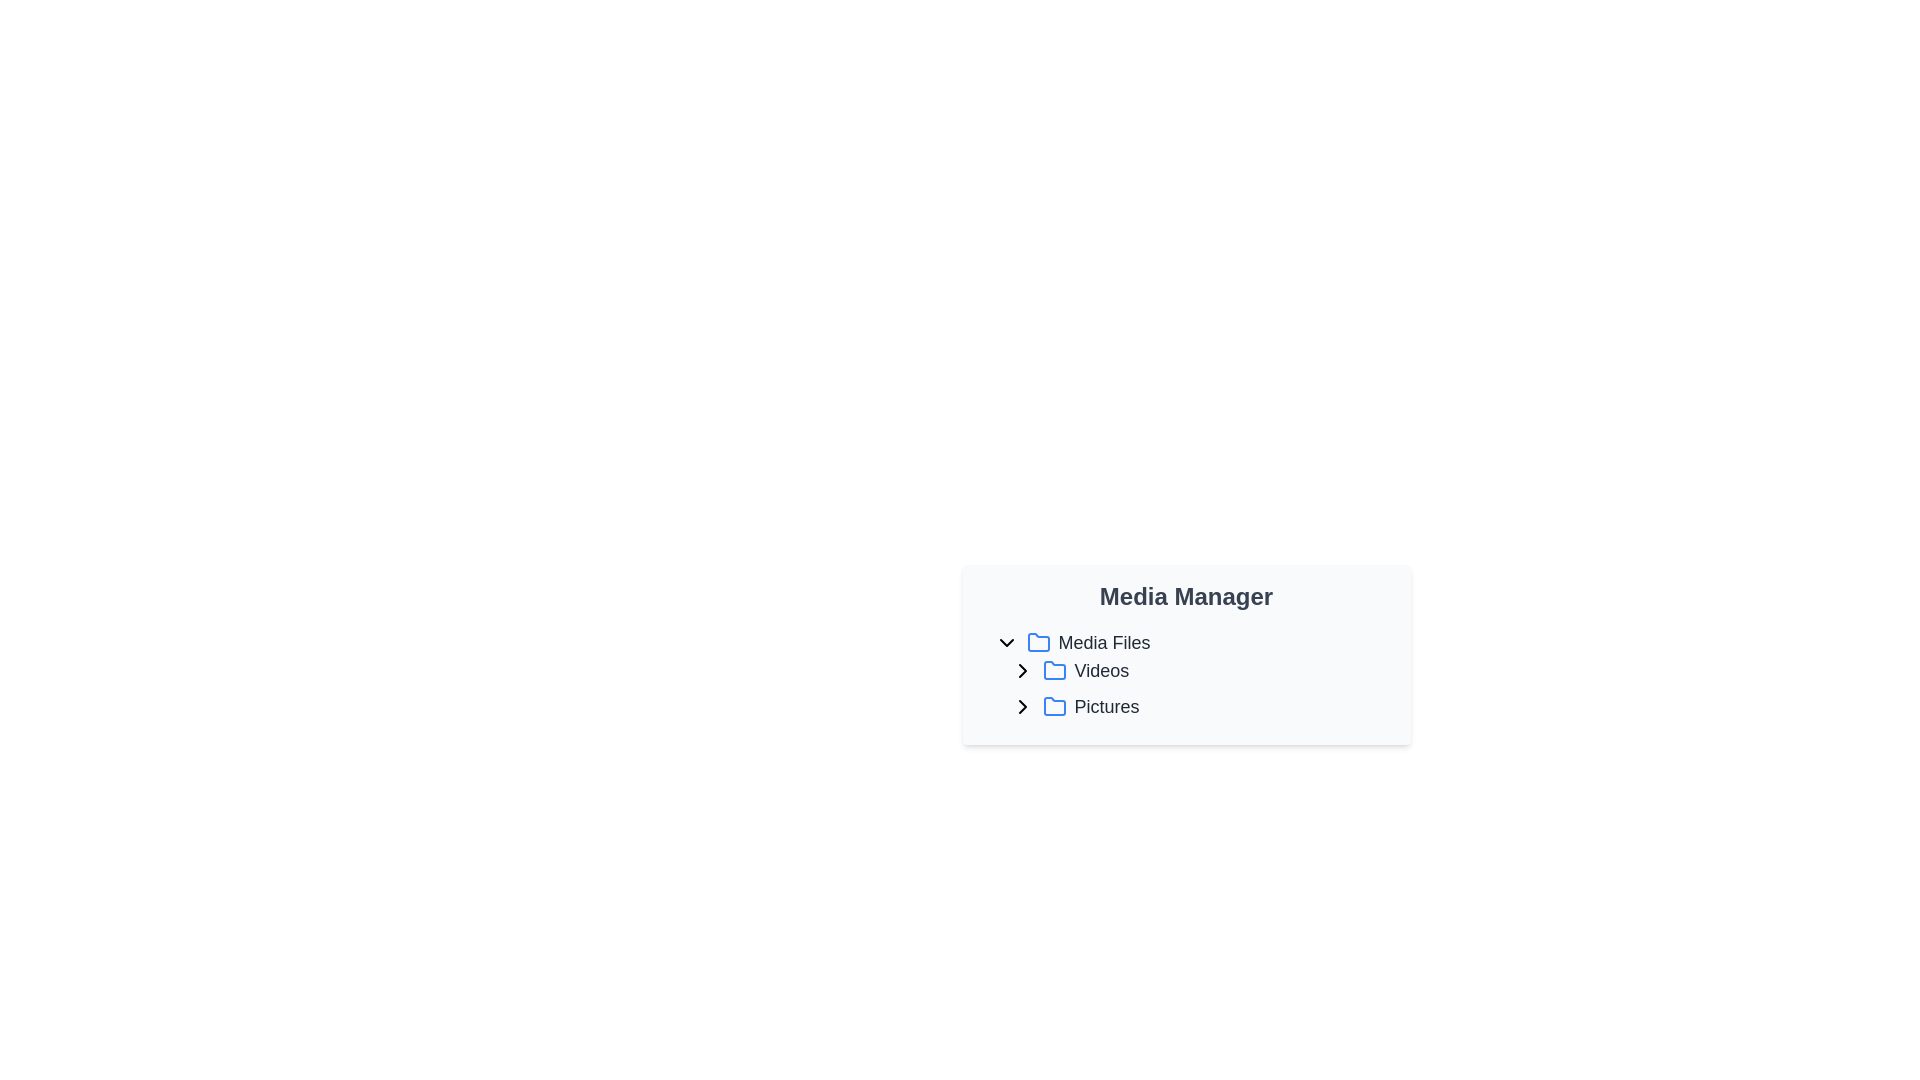 This screenshot has width=1920, height=1080. I want to click on the folder icon rendered in bold blue, which is part of the 'Media Files' row under 'Media Manager', so click(1038, 643).